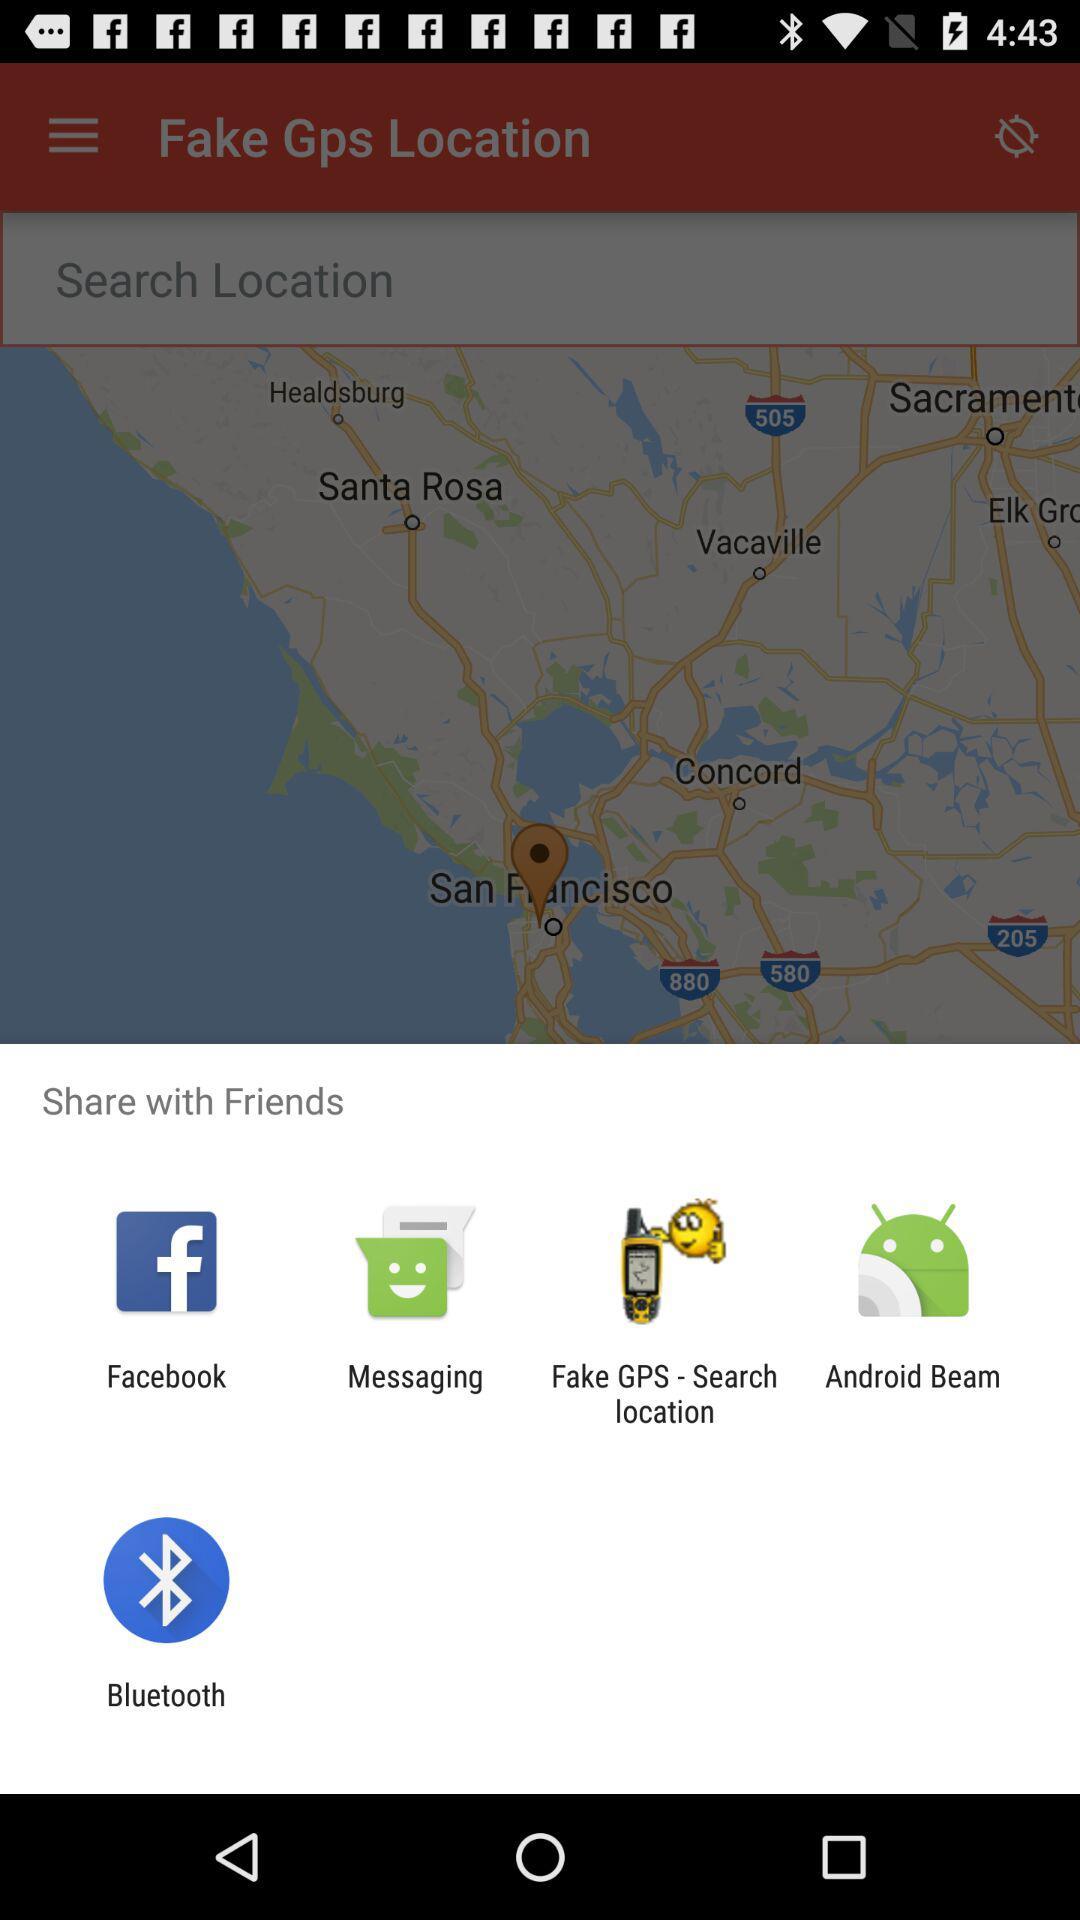 This screenshot has height=1920, width=1080. I want to click on messaging item, so click(414, 1392).